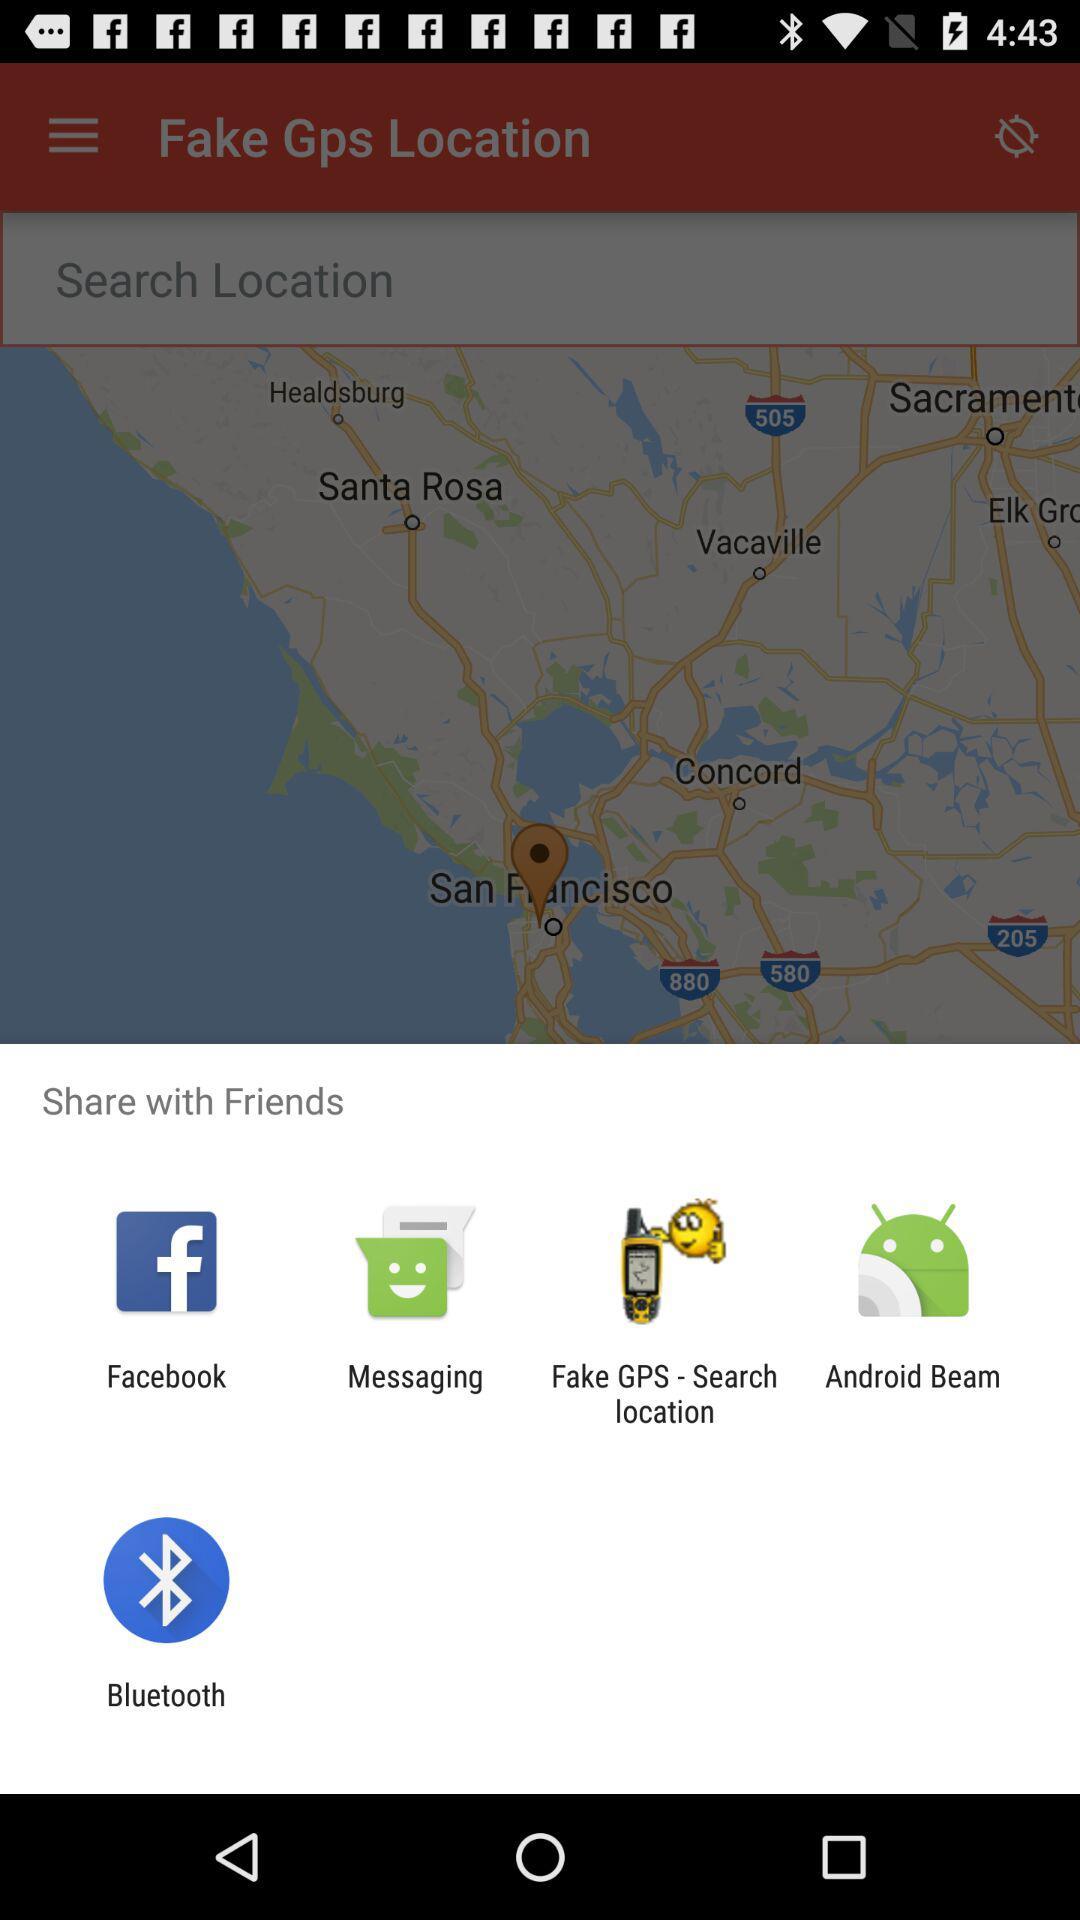 This screenshot has height=1920, width=1080. I want to click on messaging item, so click(414, 1392).